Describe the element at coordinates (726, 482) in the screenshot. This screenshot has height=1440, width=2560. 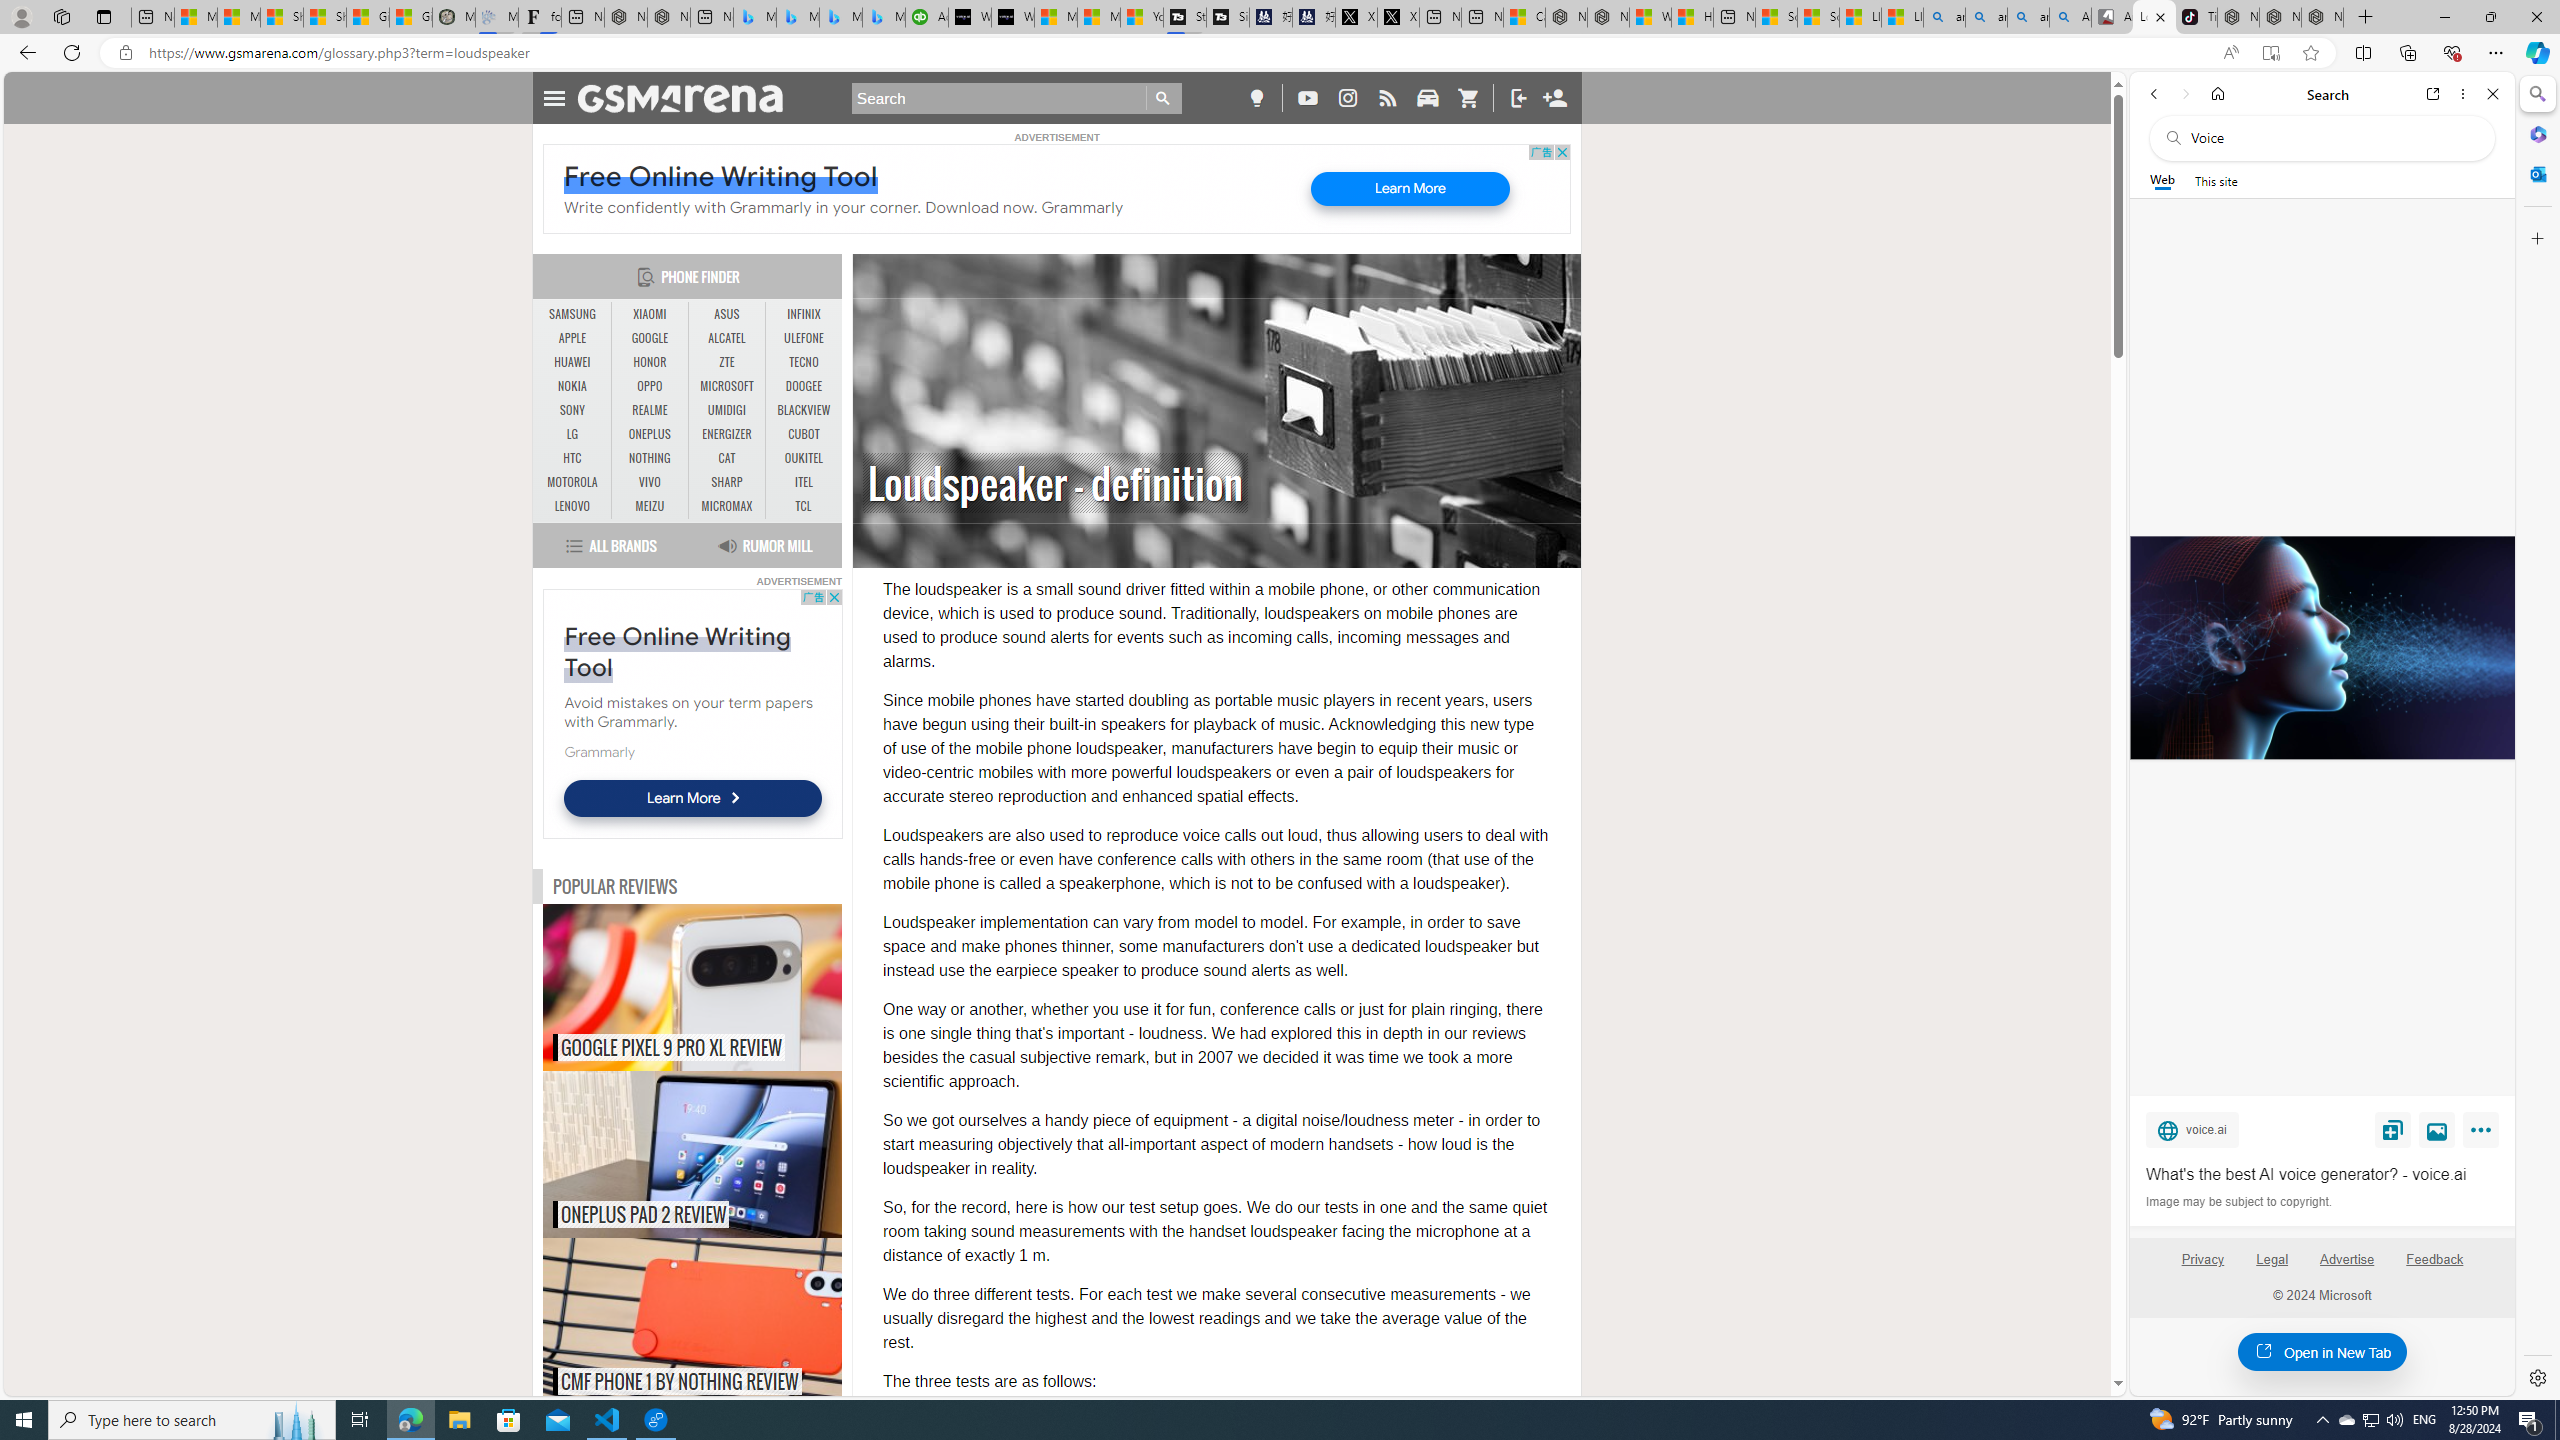
I see `'SHARP'` at that location.